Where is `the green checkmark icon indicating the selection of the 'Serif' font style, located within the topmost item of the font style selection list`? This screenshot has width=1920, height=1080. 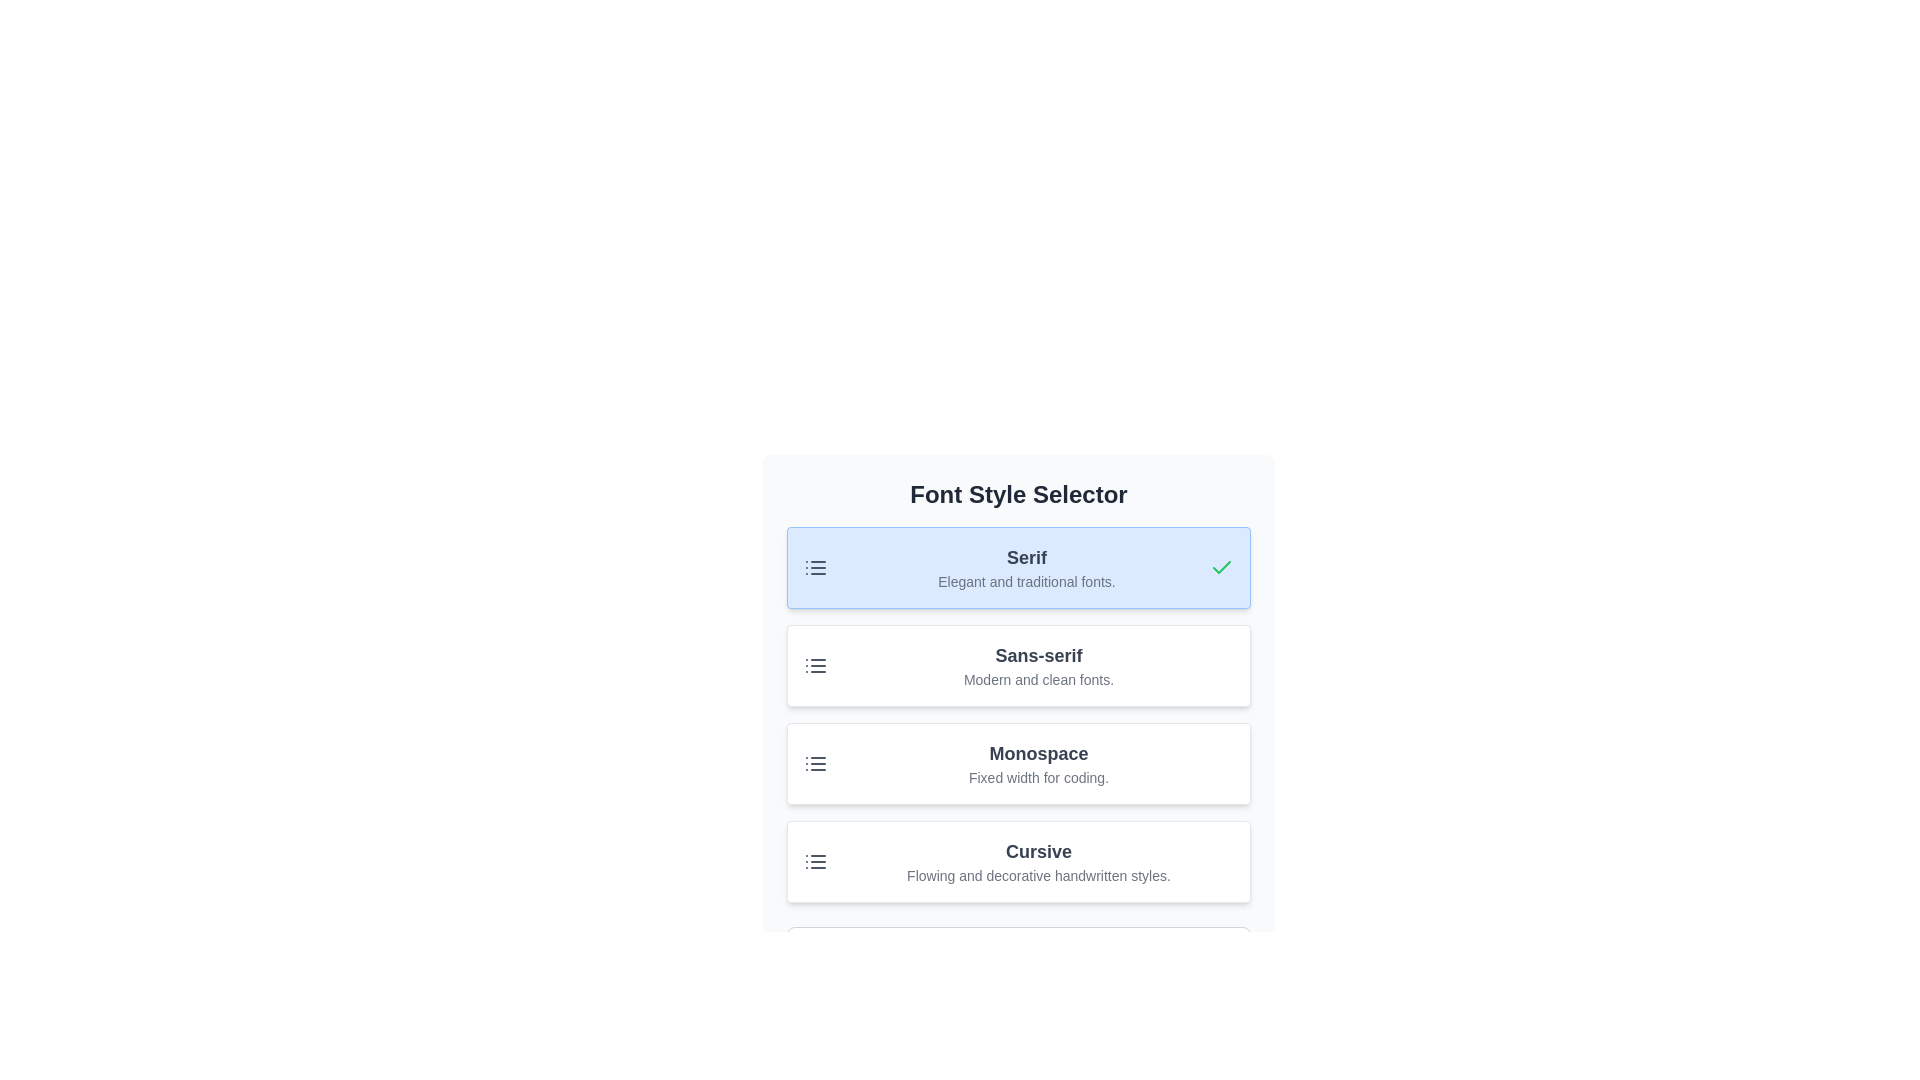
the green checkmark icon indicating the selection of the 'Serif' font style, located within the topmost item of the font style selection list is located at coordinates (1221, 567).